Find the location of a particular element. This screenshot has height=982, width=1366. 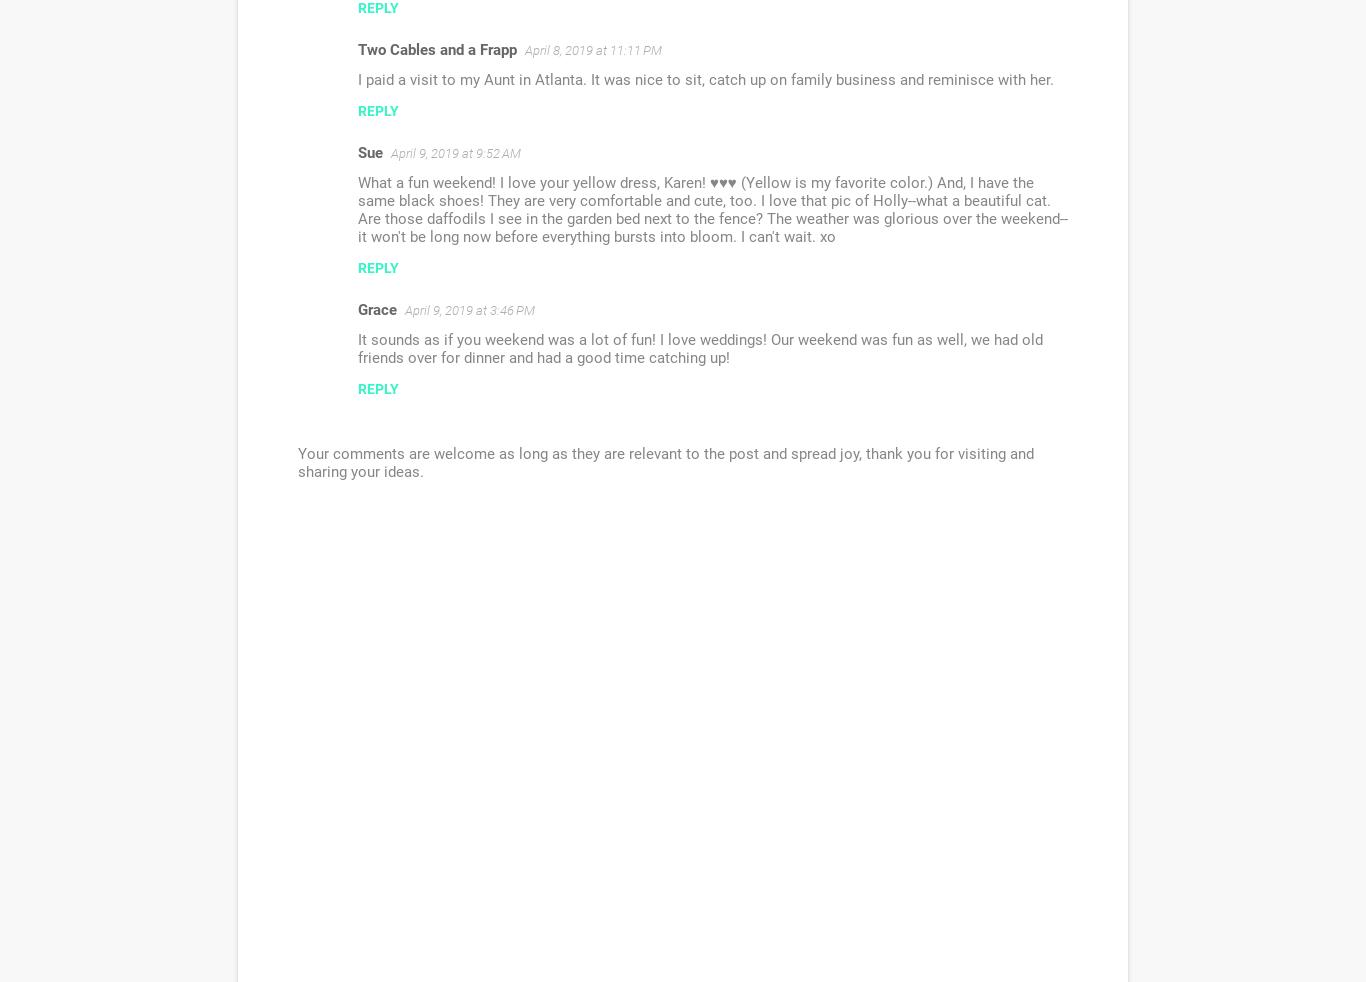

'April 9, 2019 at 3:46 PM' is located at coordinates (470, 310).